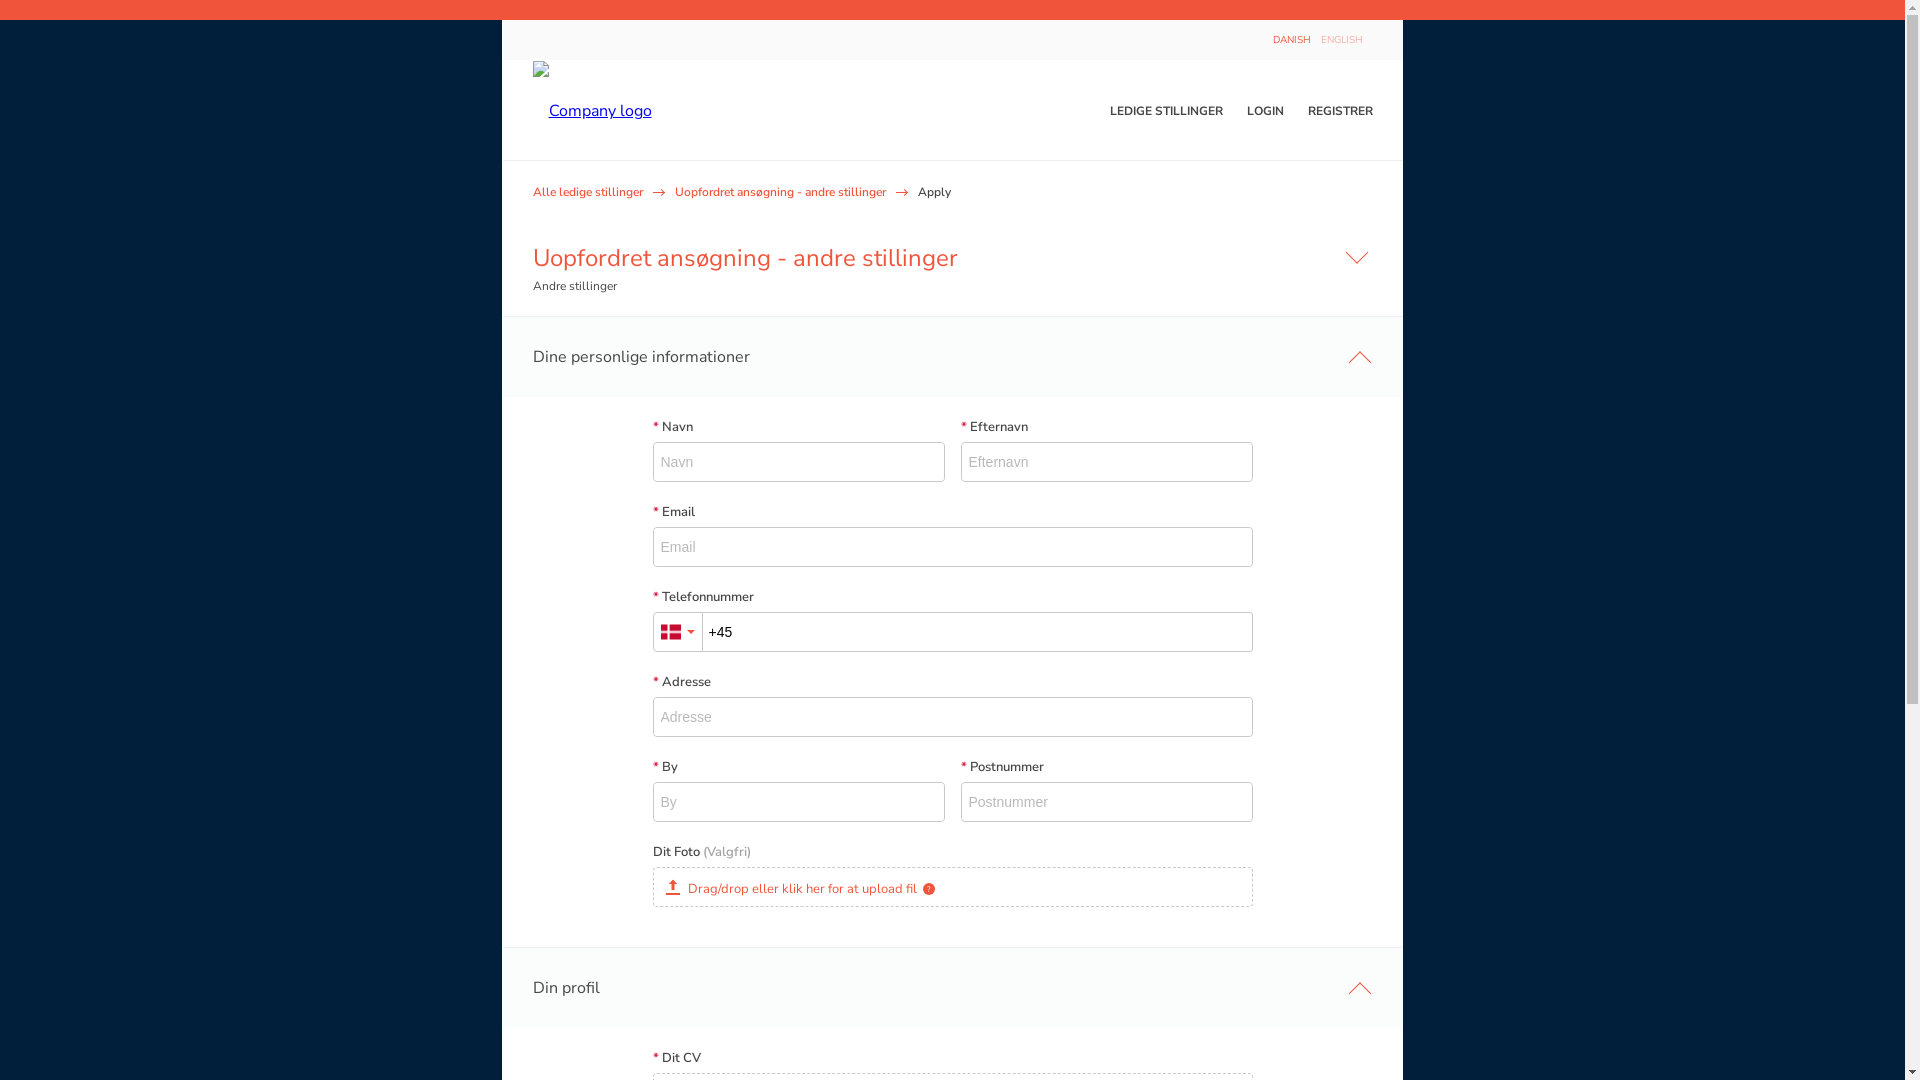 Image resolution: width=1920 pixels, height=1080 pixels. Describe the element at coordinates (532, 192) in the screenshot. I see `'Alle ledige stillinger'` at that location.